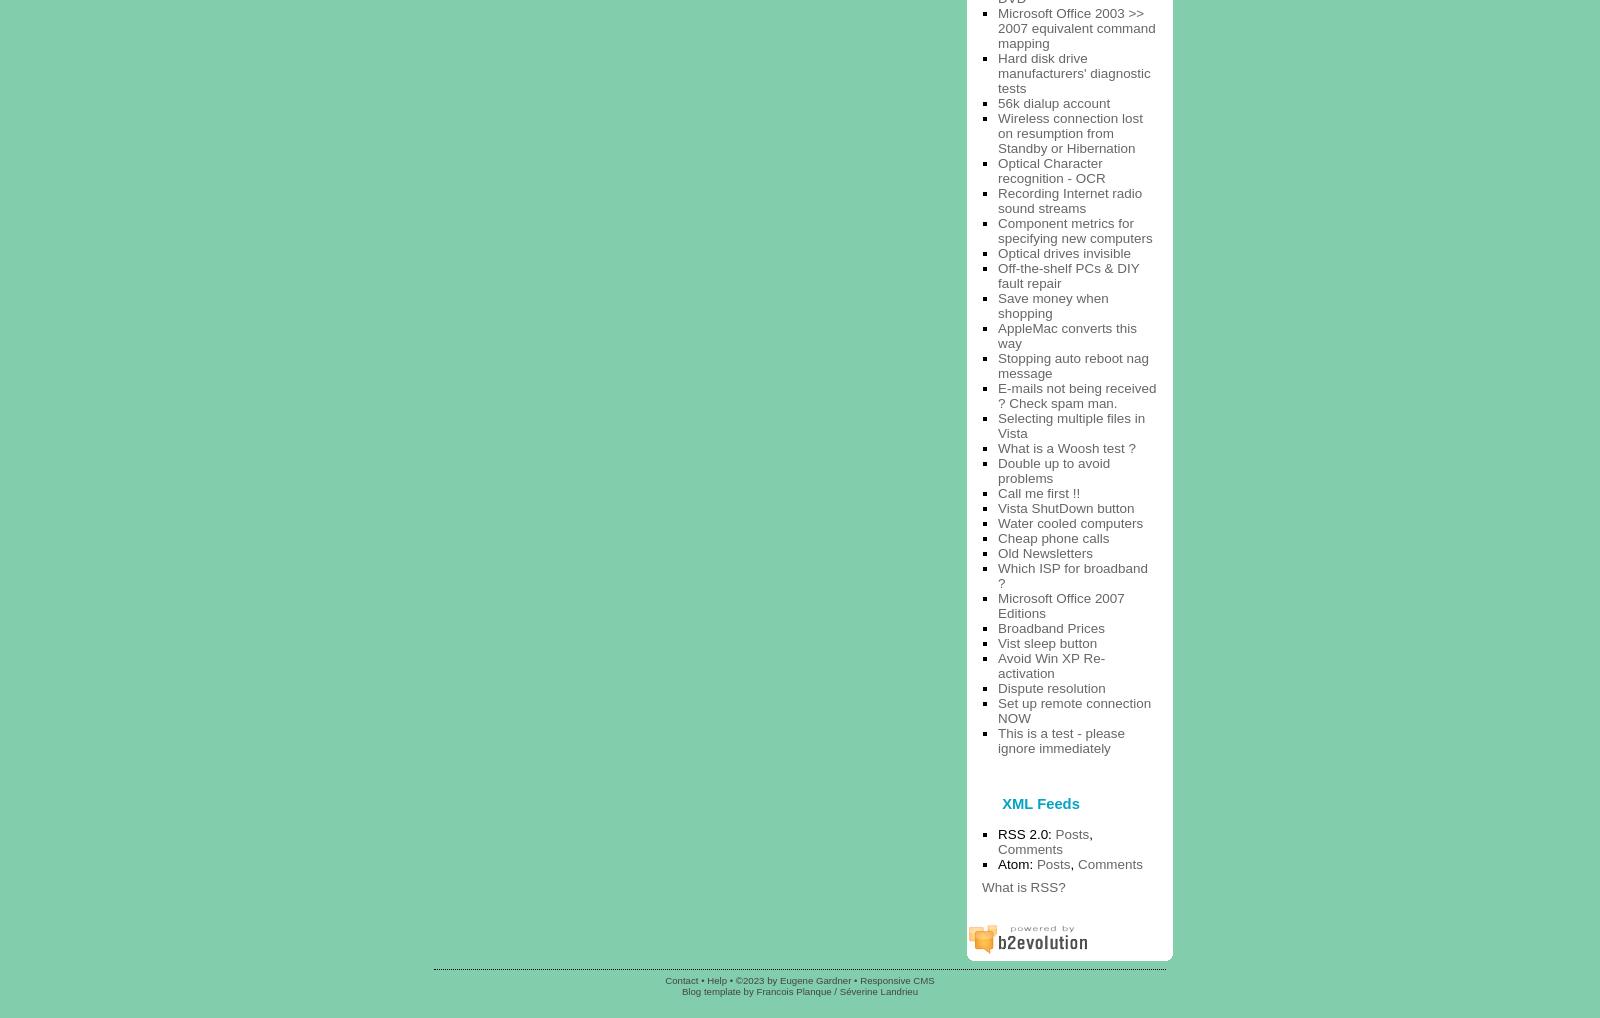 This screenshot has height=1018, width=1600. I want to click on 'Old Newsletters', so click(1044, 551).